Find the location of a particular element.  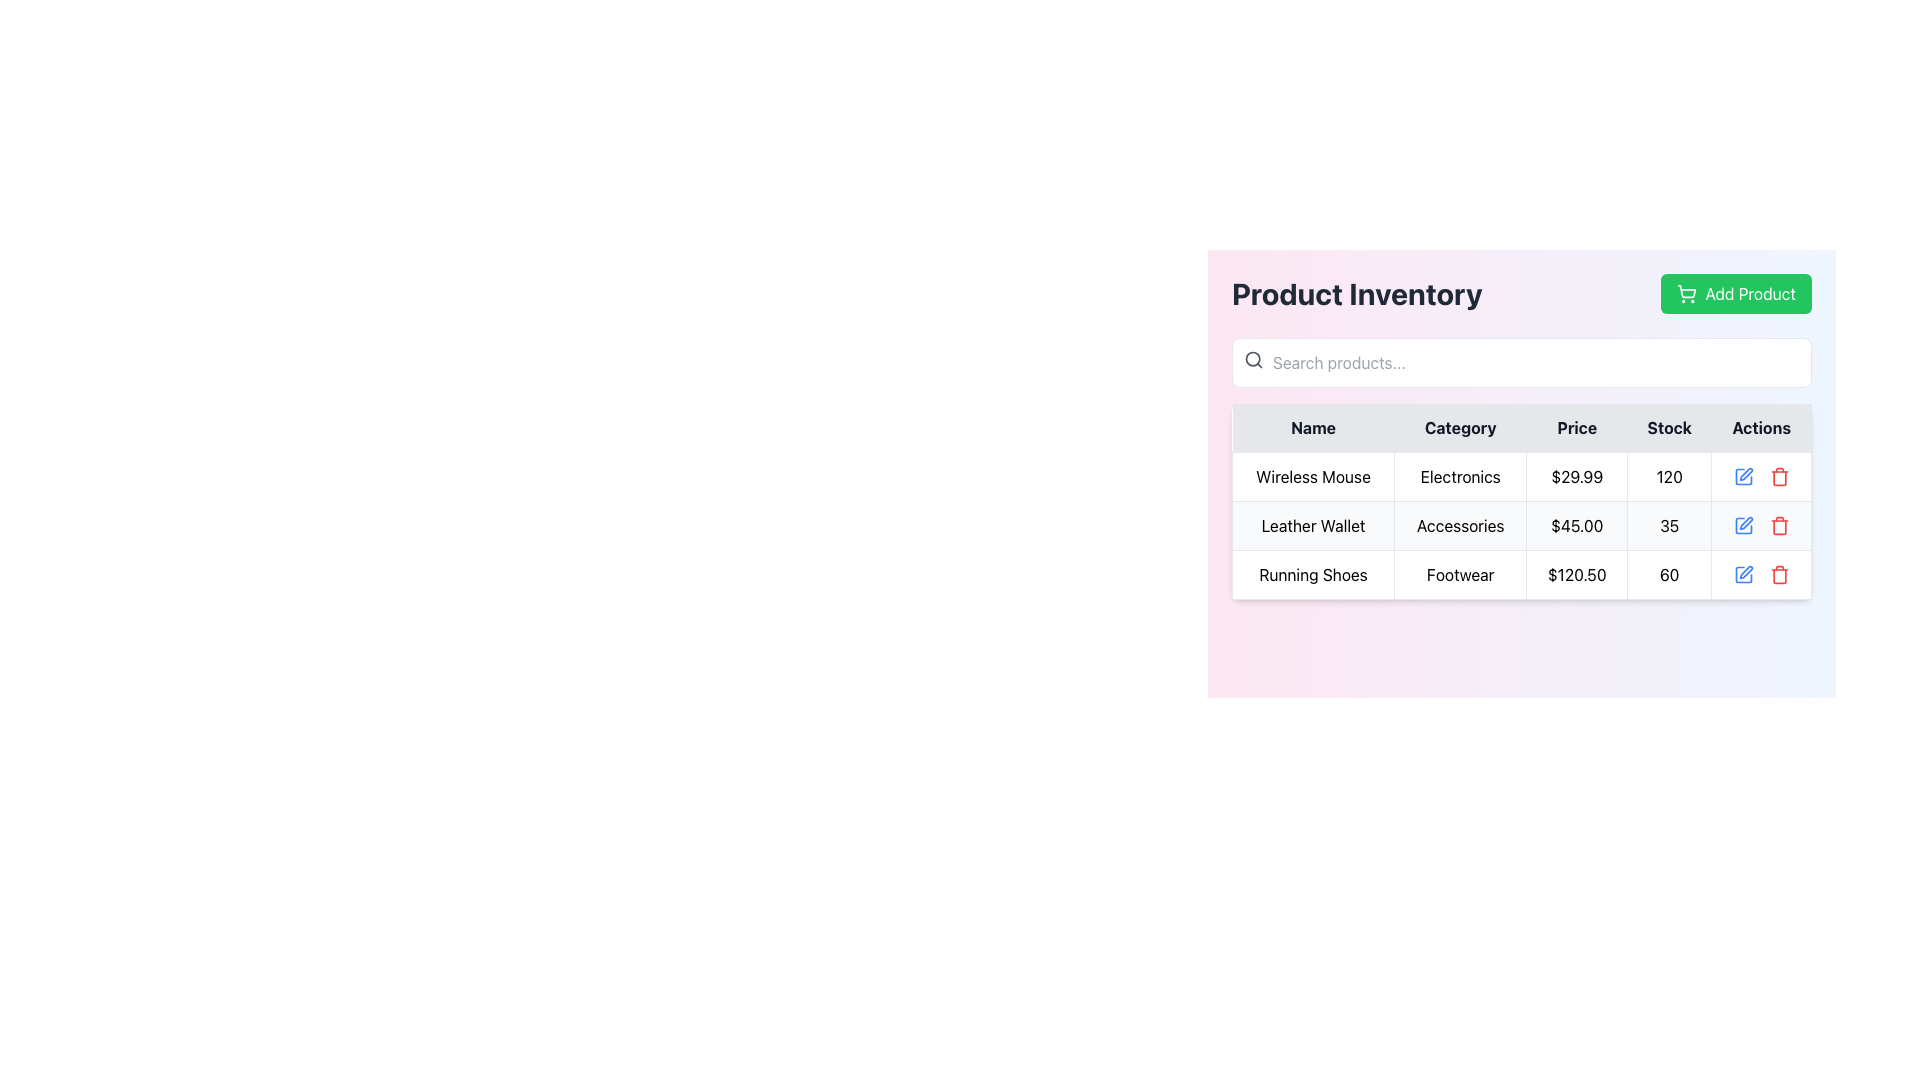

the 'Add Product' button in the top-right corner of the 'Product Inventory' panel to change its background color is located at coordinates (1735, 293).